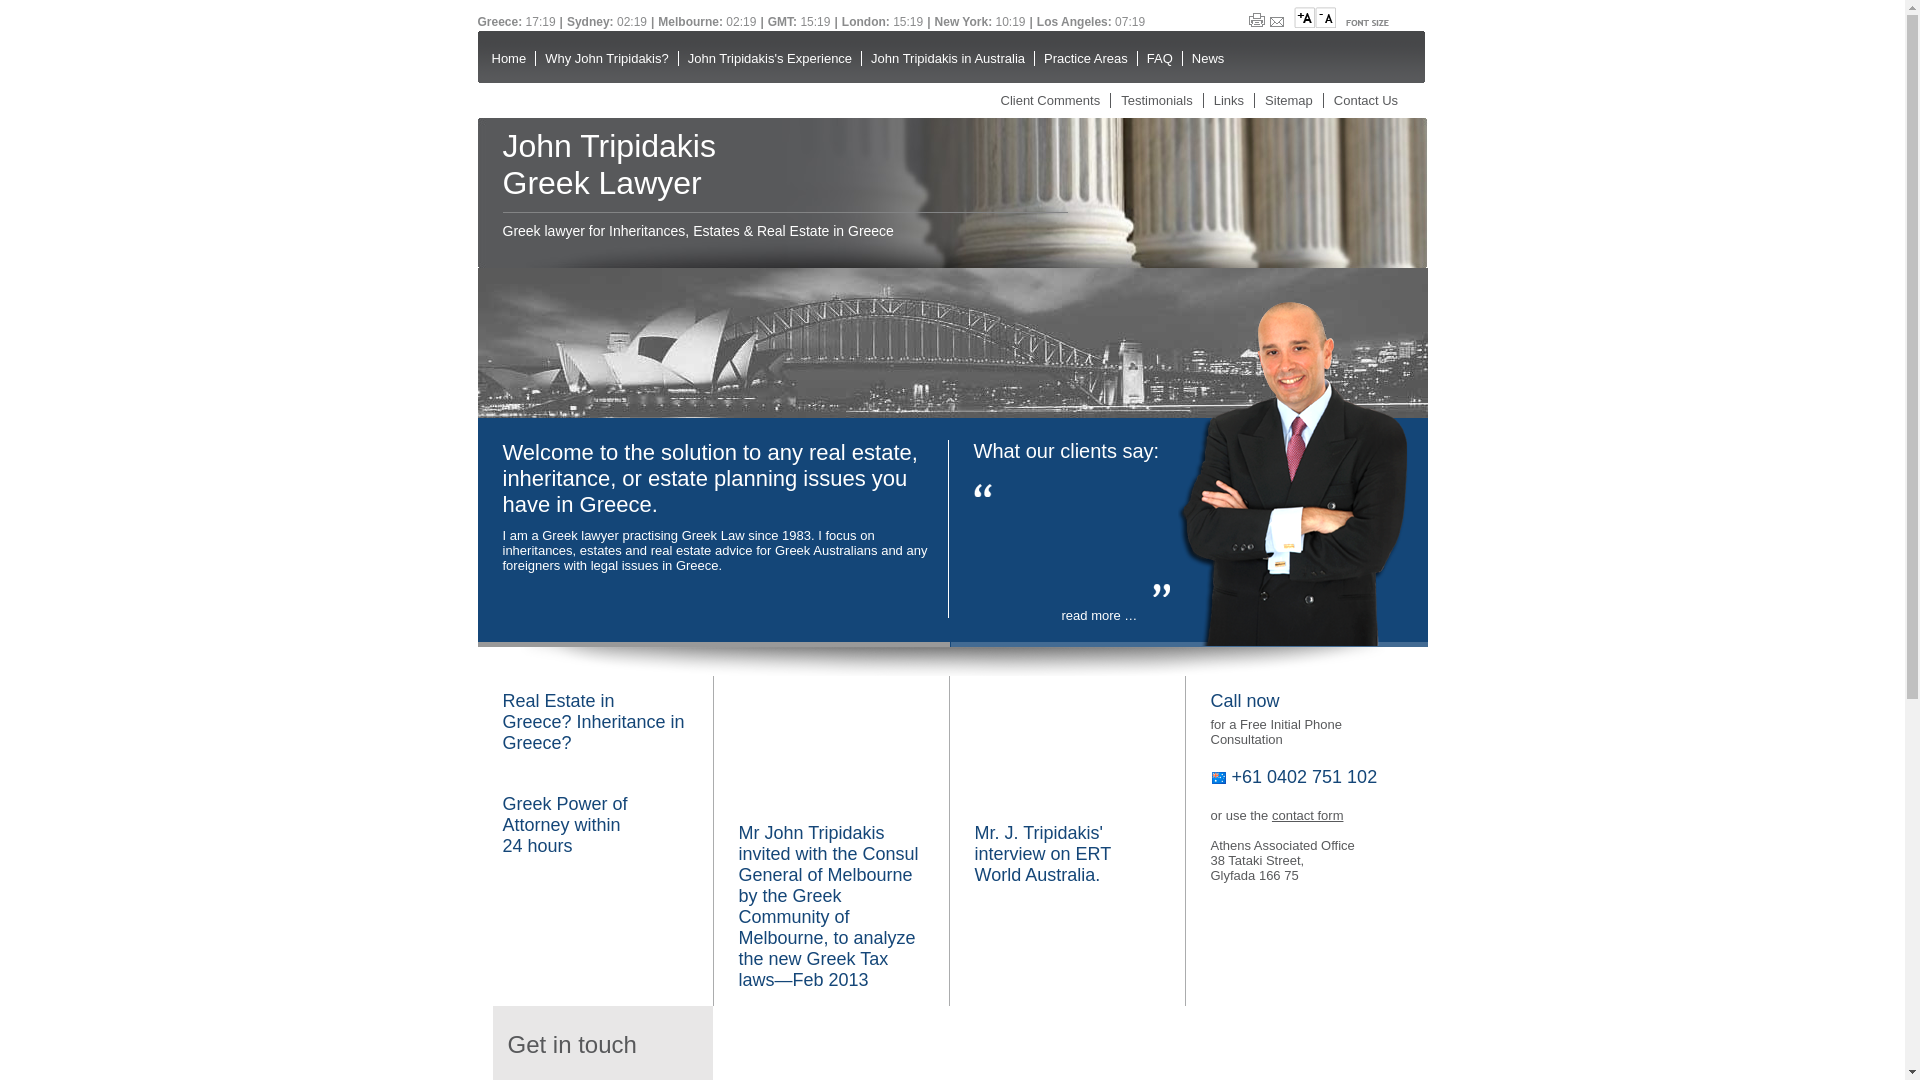  Describe the element at coordinates (1264, 100) in the screenshot. I see `'Sitemap'` at that location.